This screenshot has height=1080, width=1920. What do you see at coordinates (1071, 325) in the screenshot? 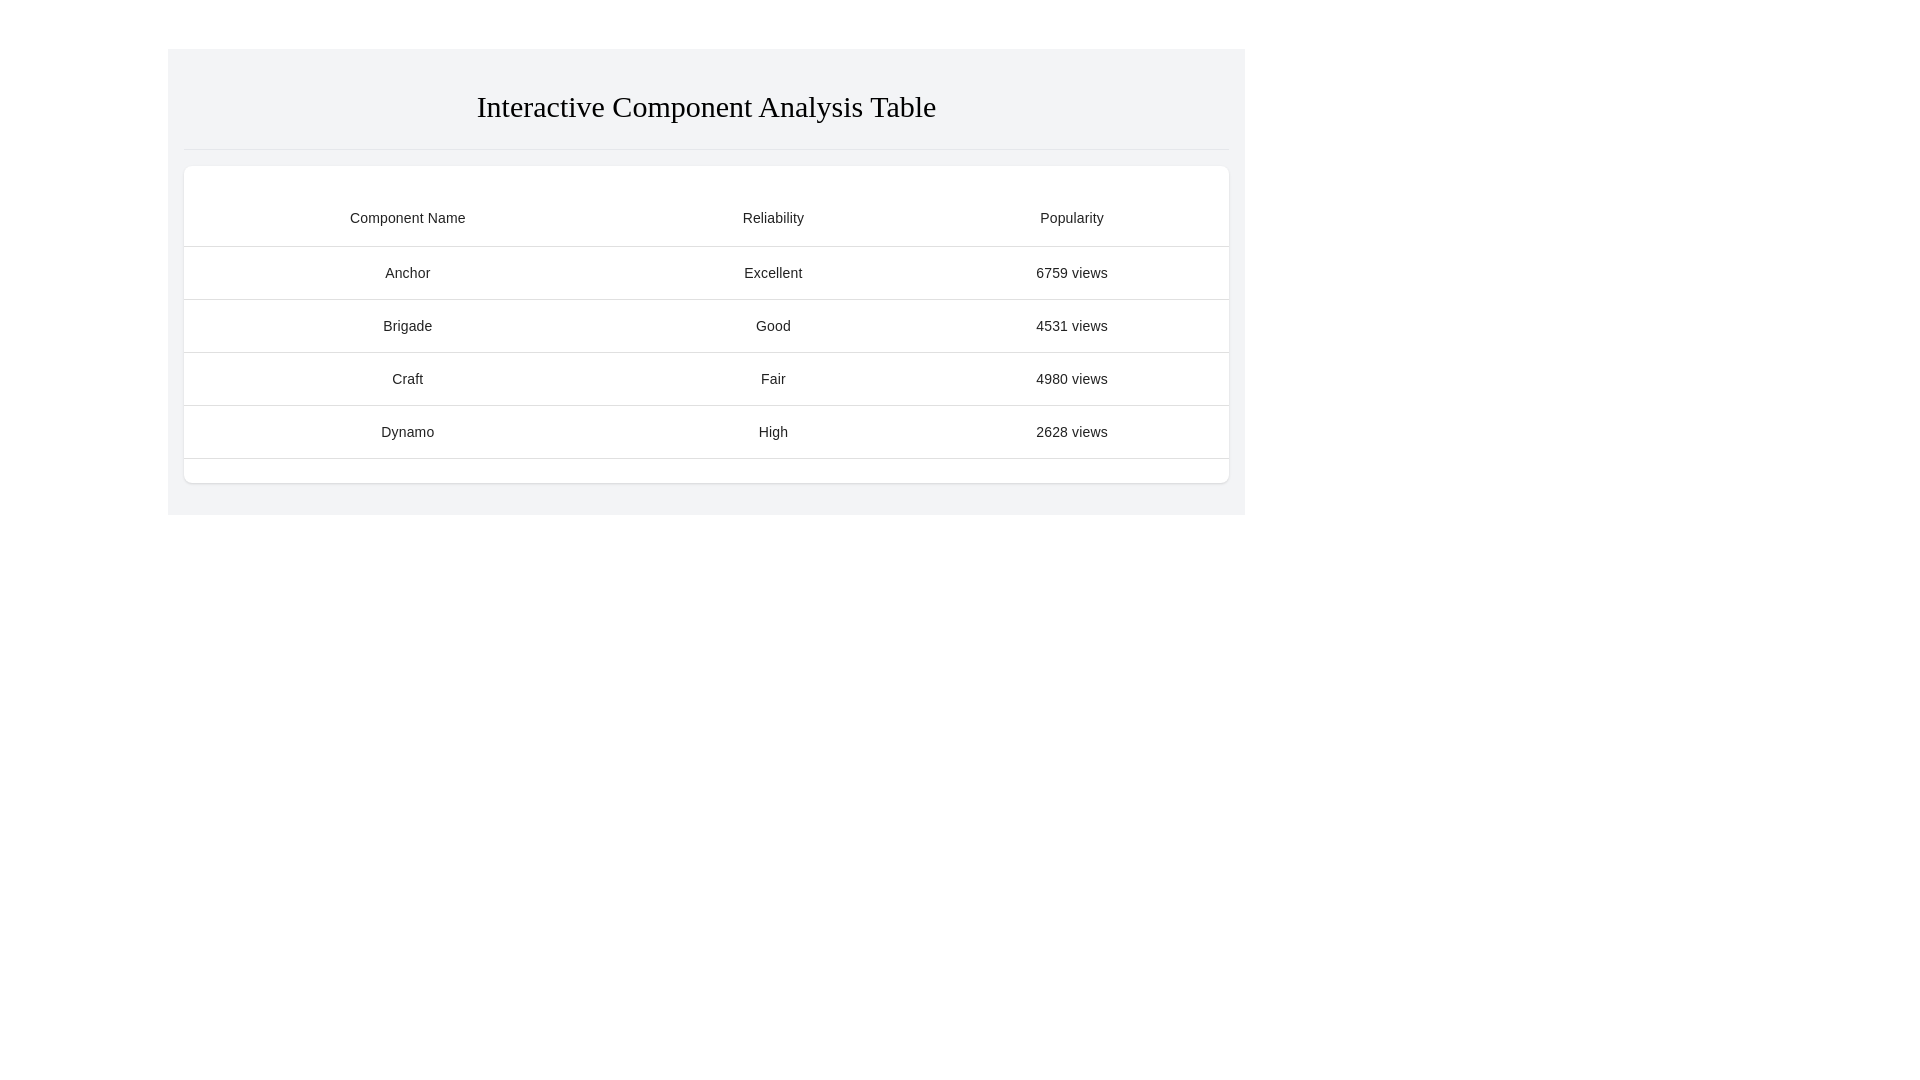
I see `the popularity metric displayed in the static text within the table cell located in the third column of the second row, adjacent to the text 'Good'` at bounding box center [1071, 325].